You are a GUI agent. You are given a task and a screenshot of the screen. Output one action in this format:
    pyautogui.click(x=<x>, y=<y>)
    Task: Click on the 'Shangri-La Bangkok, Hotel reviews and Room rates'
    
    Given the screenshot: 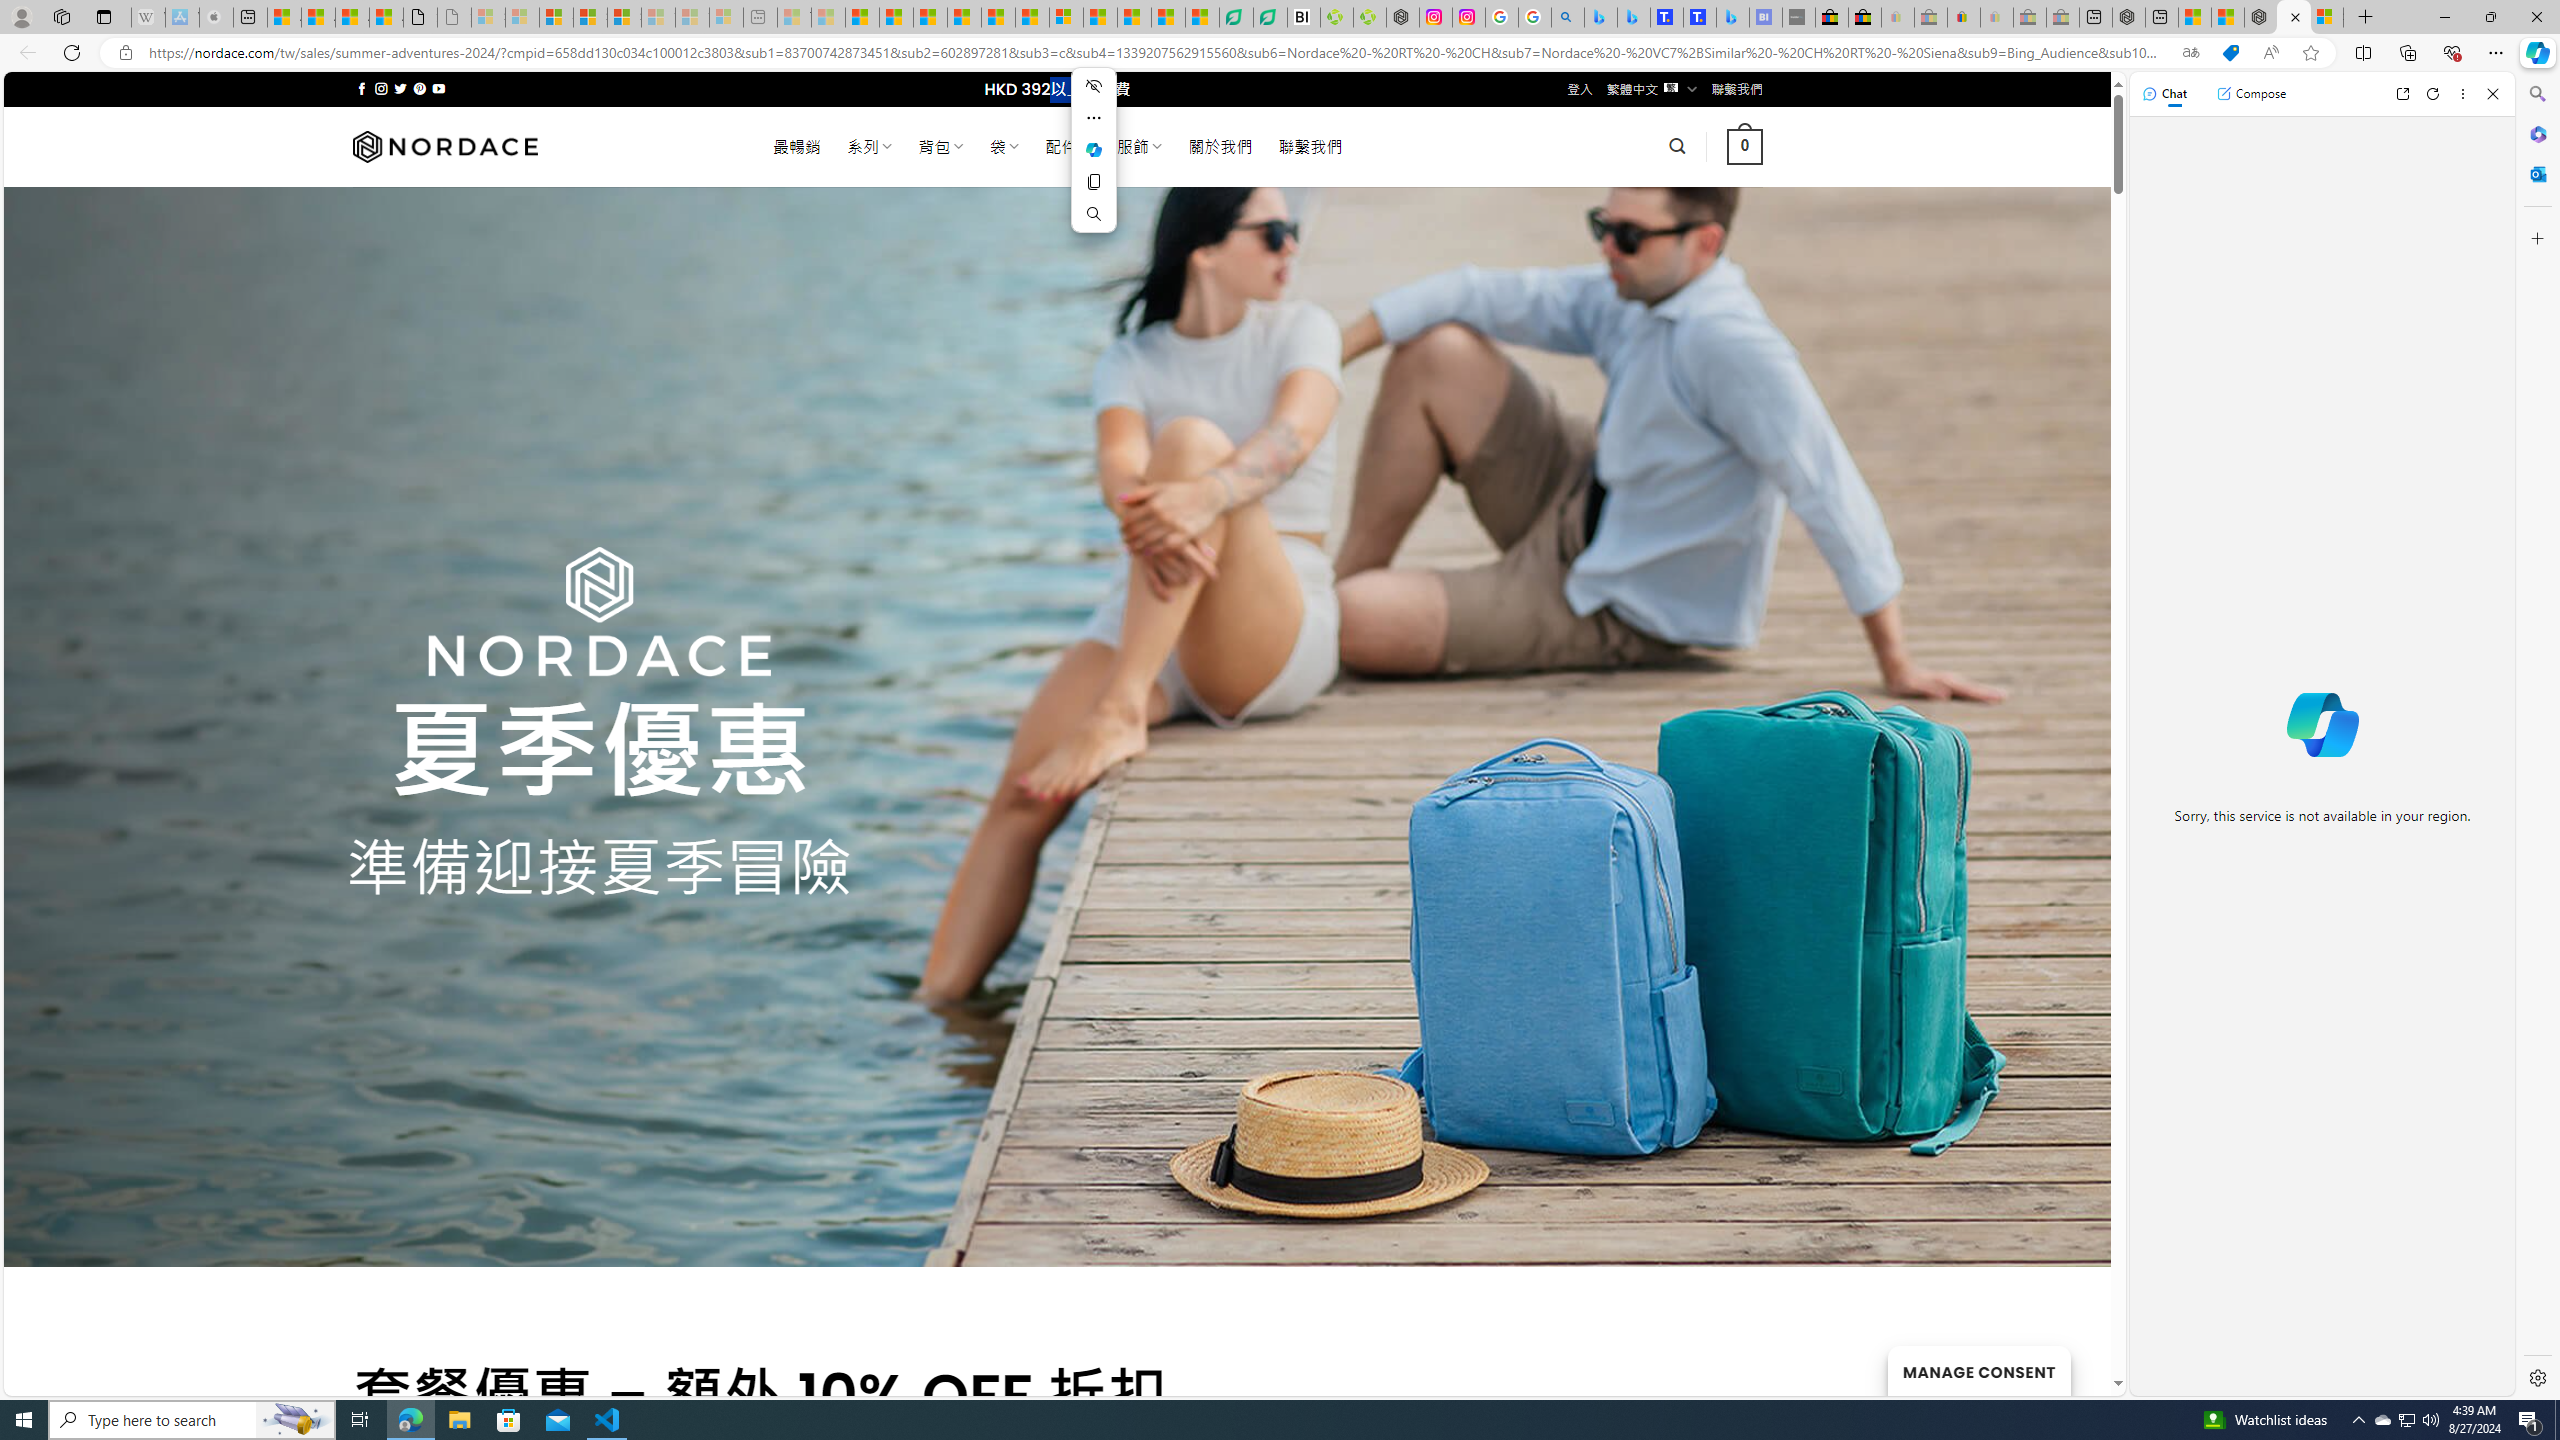 What is the action you would take?
    pyautogui.click(x=1699, y=16)
    